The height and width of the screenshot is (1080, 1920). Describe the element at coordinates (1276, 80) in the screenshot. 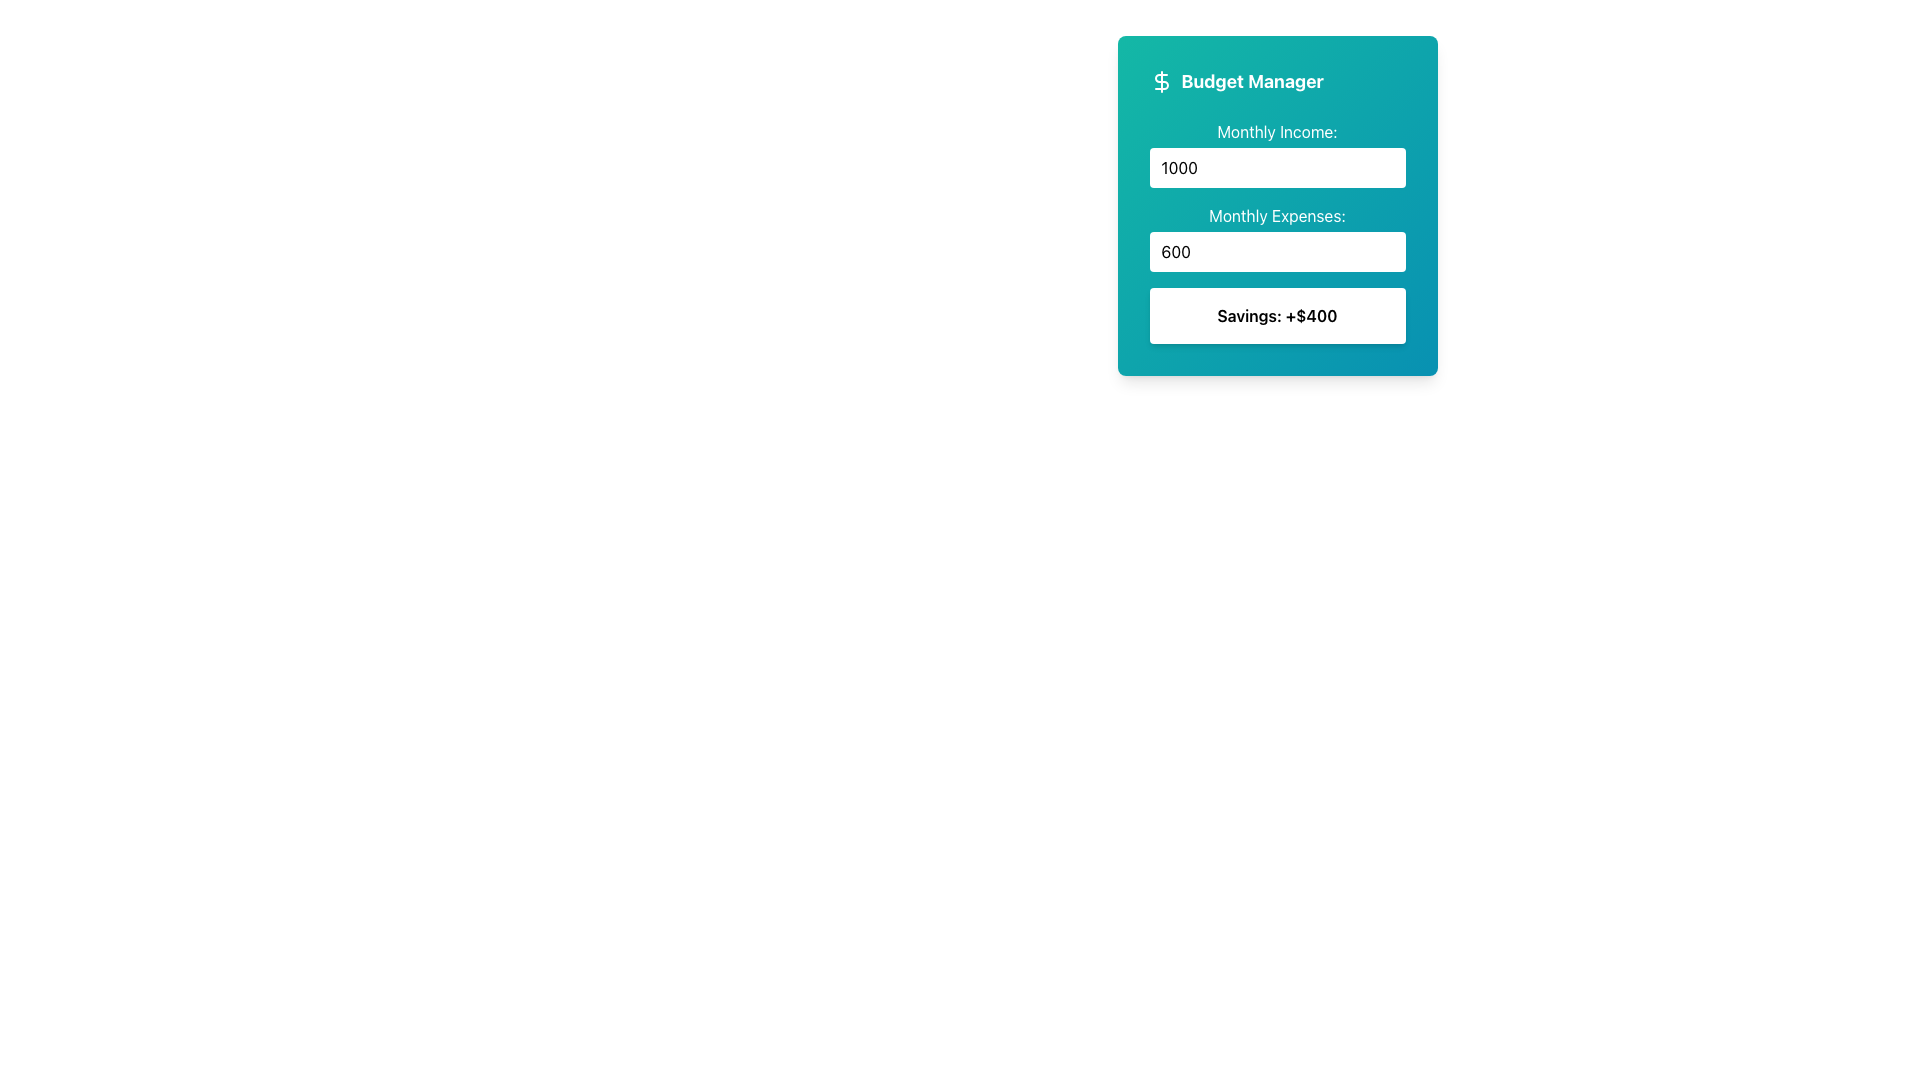

I see `the 'Budget Manager' label, which is styled with bold font and located within a blue-green gradient rectangular card, positioned at the top of the budget-related information section` at that location.